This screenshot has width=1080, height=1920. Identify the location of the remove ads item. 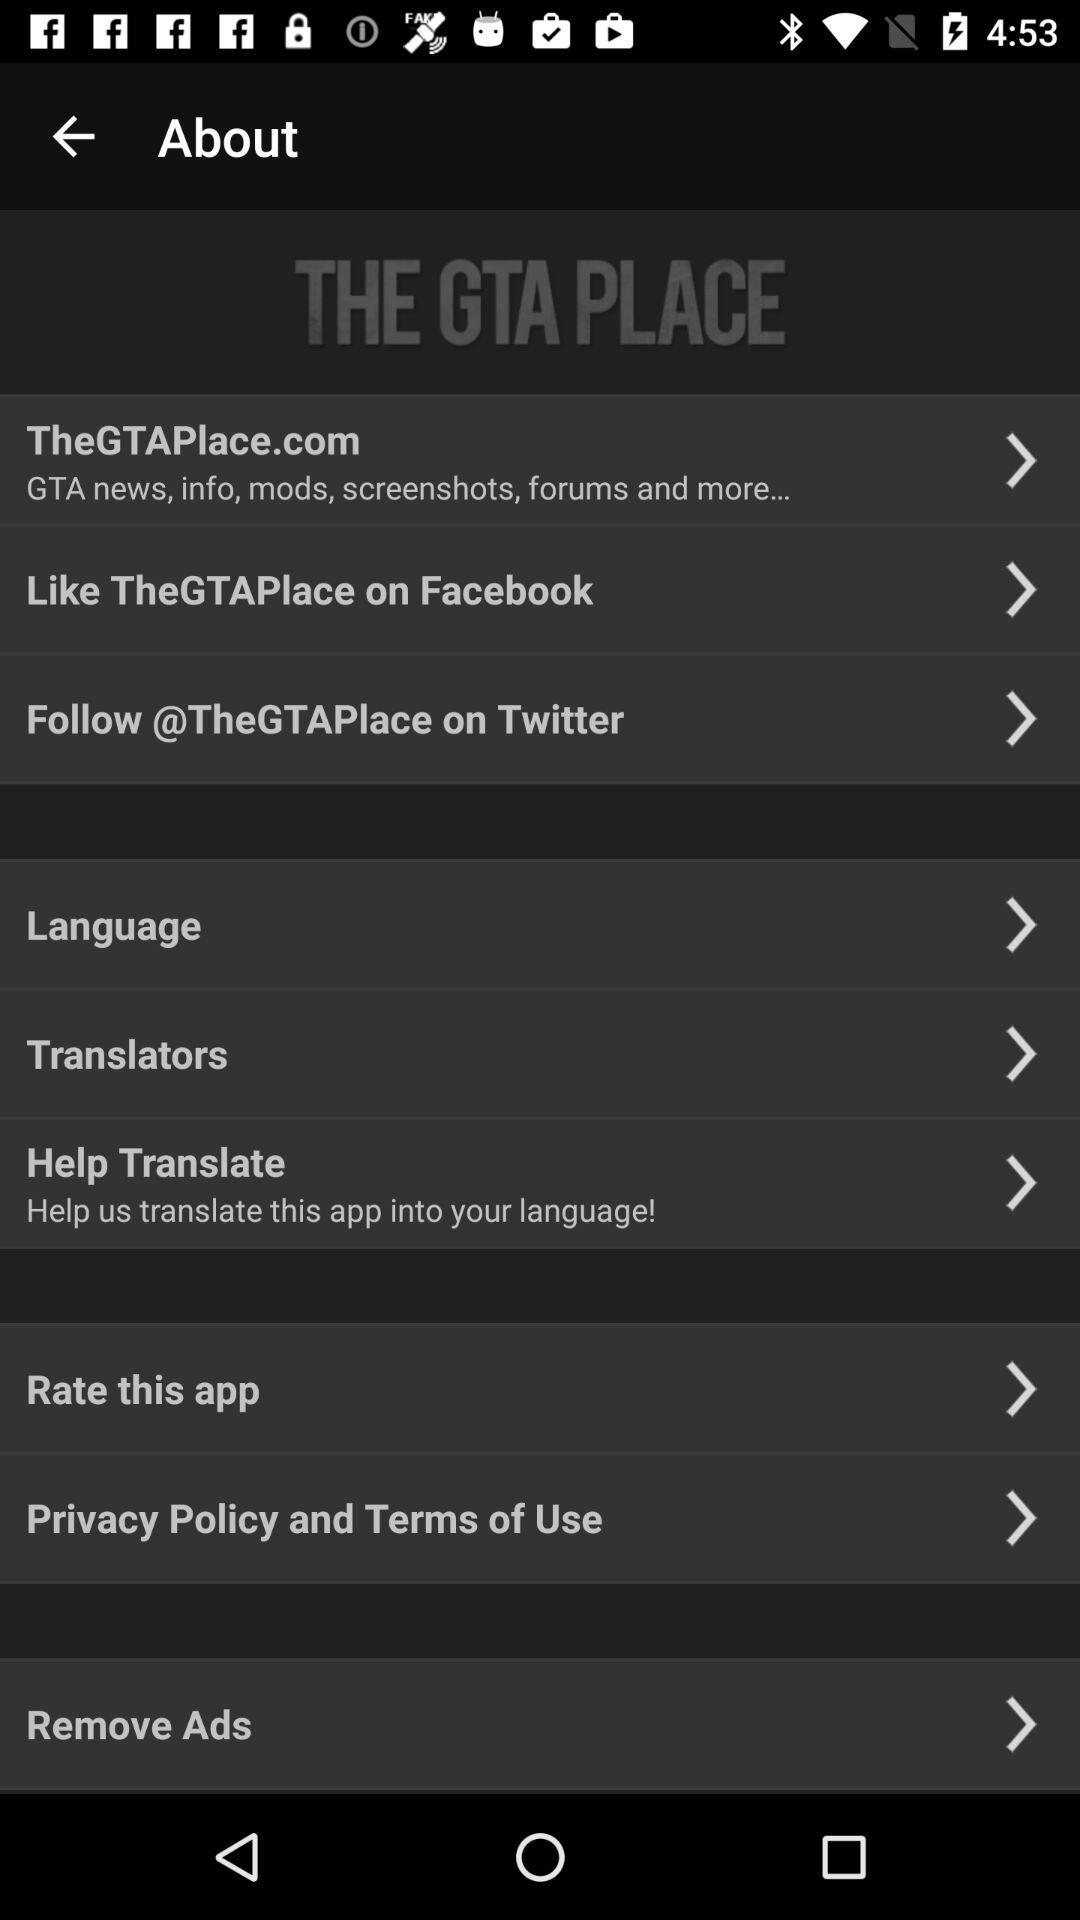
(138, 1722).